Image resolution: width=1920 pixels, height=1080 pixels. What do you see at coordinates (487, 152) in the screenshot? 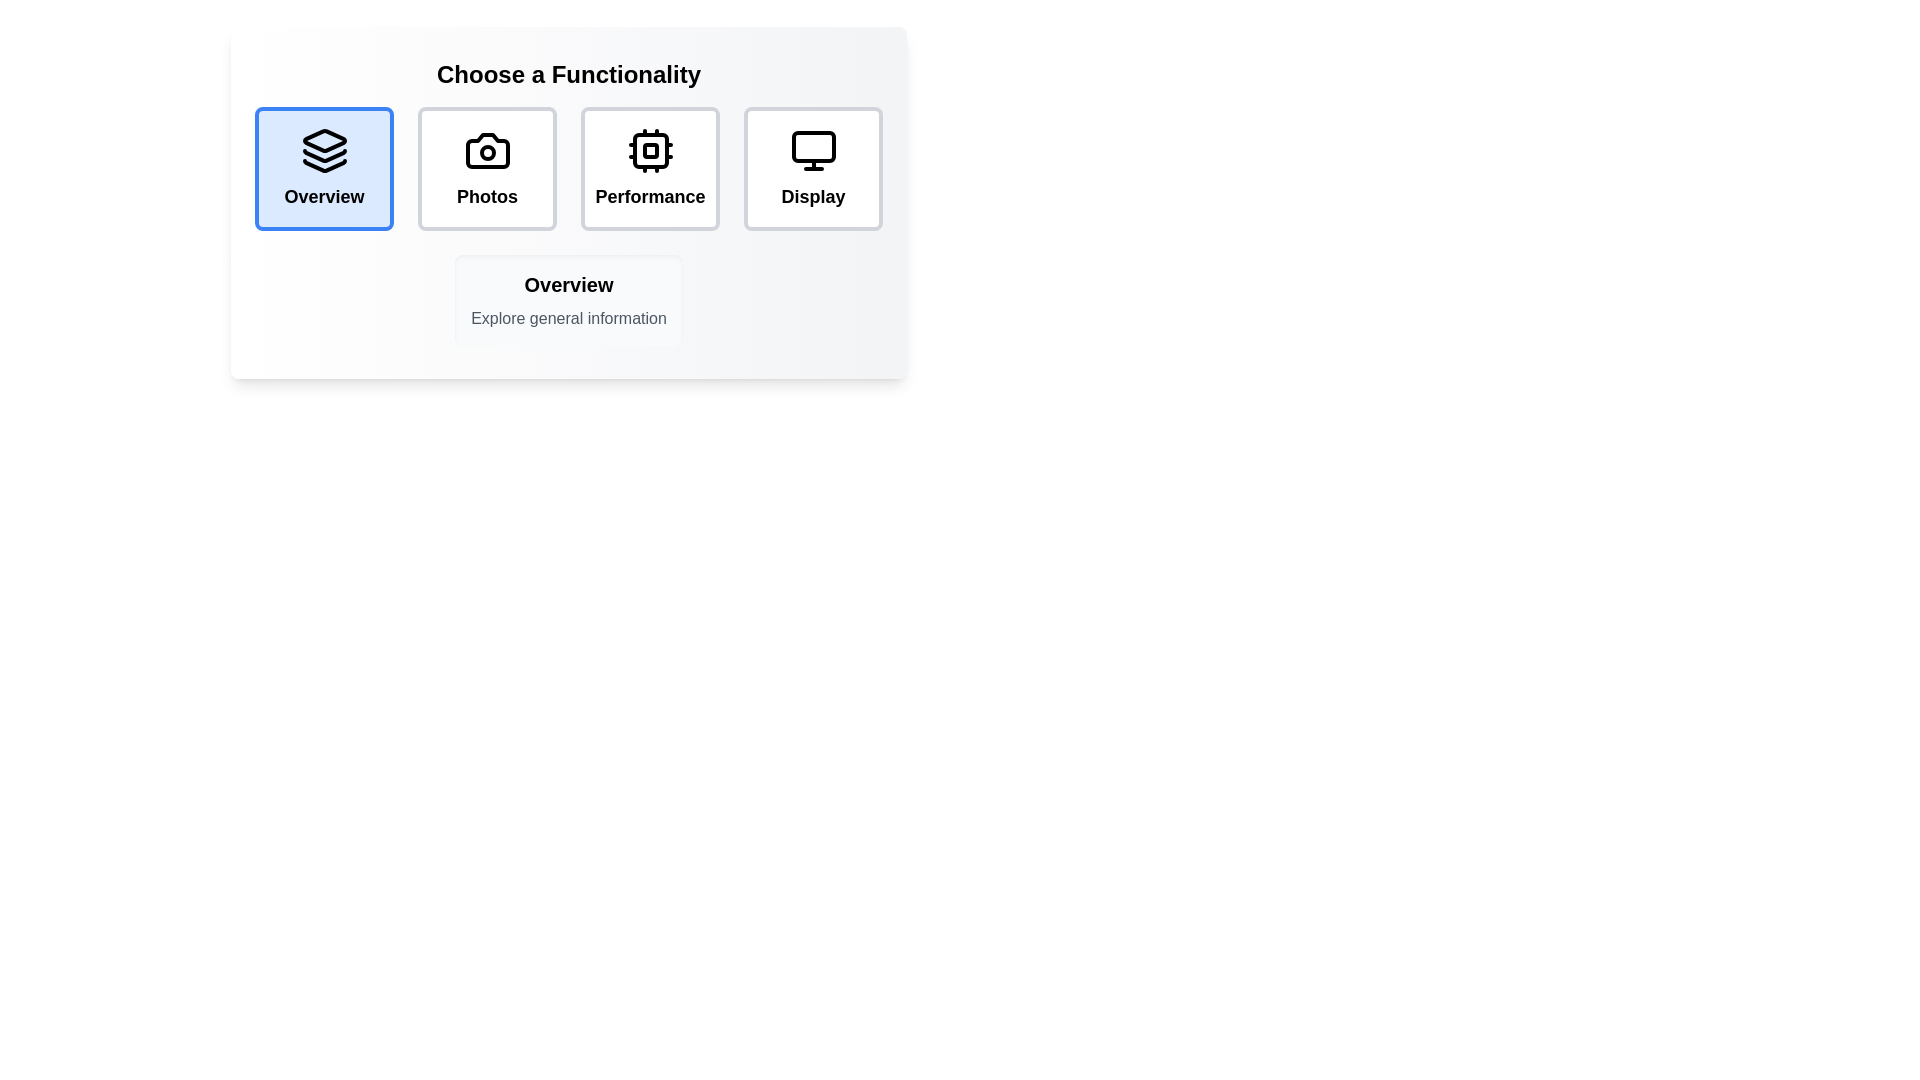
I see `the circular element with a black border and transparent fill, located inside the 'Photos' icon, which is the second option from the left in the top row of functionalities` at bounding box center [487, 152].